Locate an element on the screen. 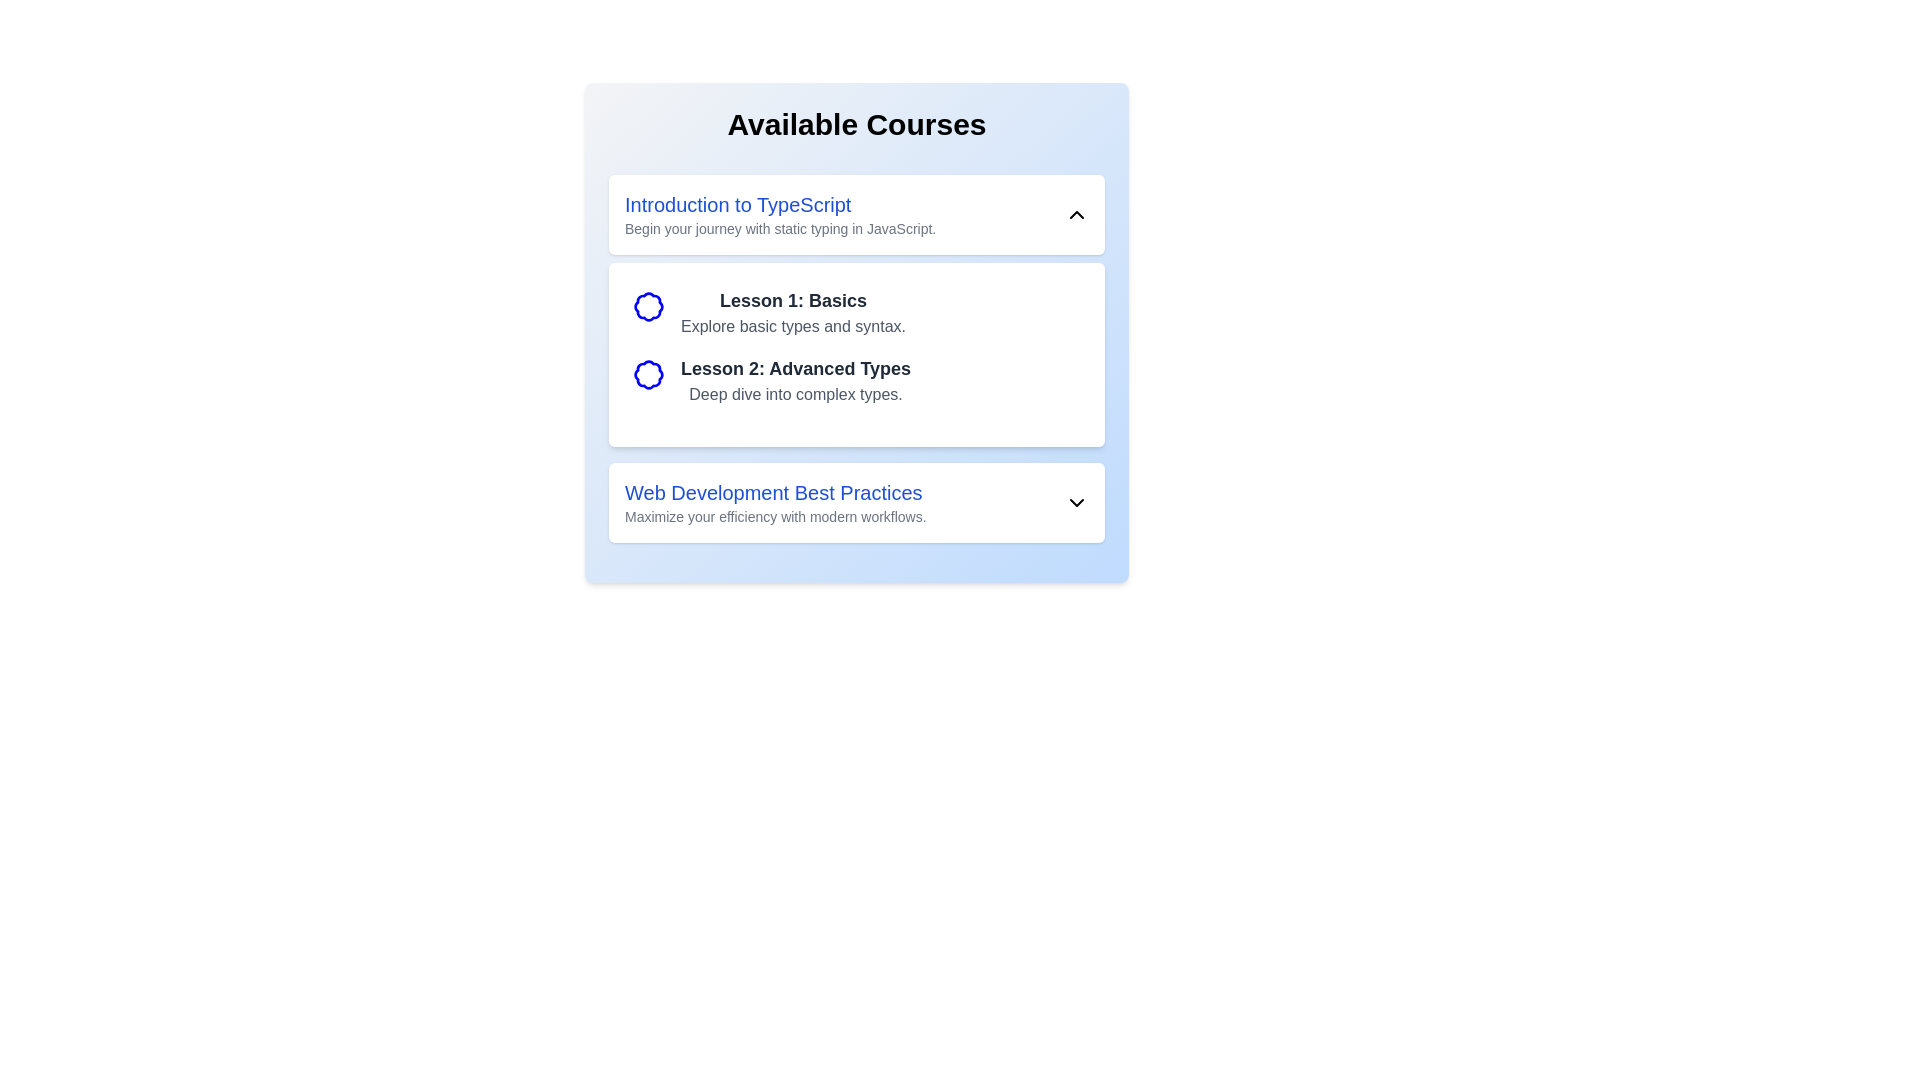 This screenshot has height=1080, width=1920. the upward-pointing chevron arrow icon located at the top-right side of the 'Introduction to TypeScript' card is located at coordinates (1075, 215).